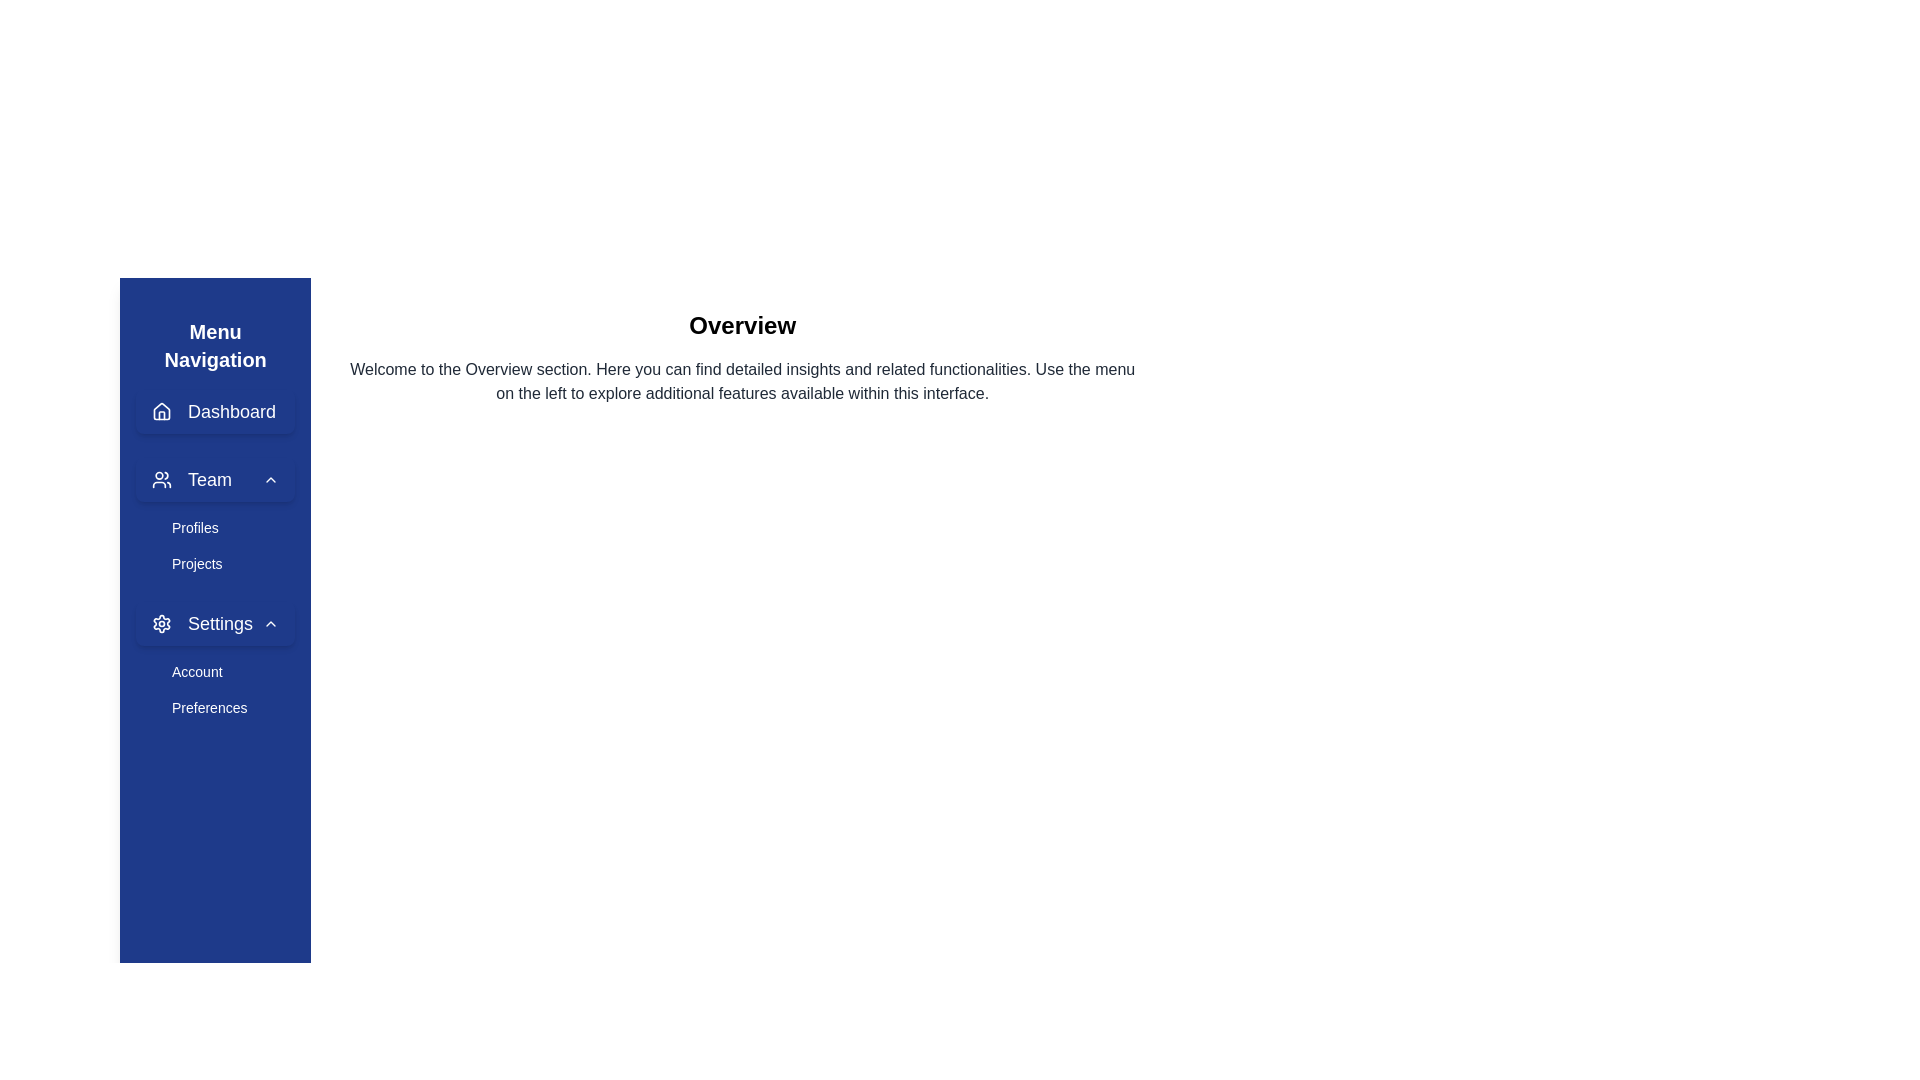 The image size is (1920, 1080). Describe the element at coordinates (162, 479) in the screenshot. I see `the team icon represented by a pair of users, styled with a circular stroke and geometric shapes, located in the second item of the navigation menu on the left sidebar` at that location.